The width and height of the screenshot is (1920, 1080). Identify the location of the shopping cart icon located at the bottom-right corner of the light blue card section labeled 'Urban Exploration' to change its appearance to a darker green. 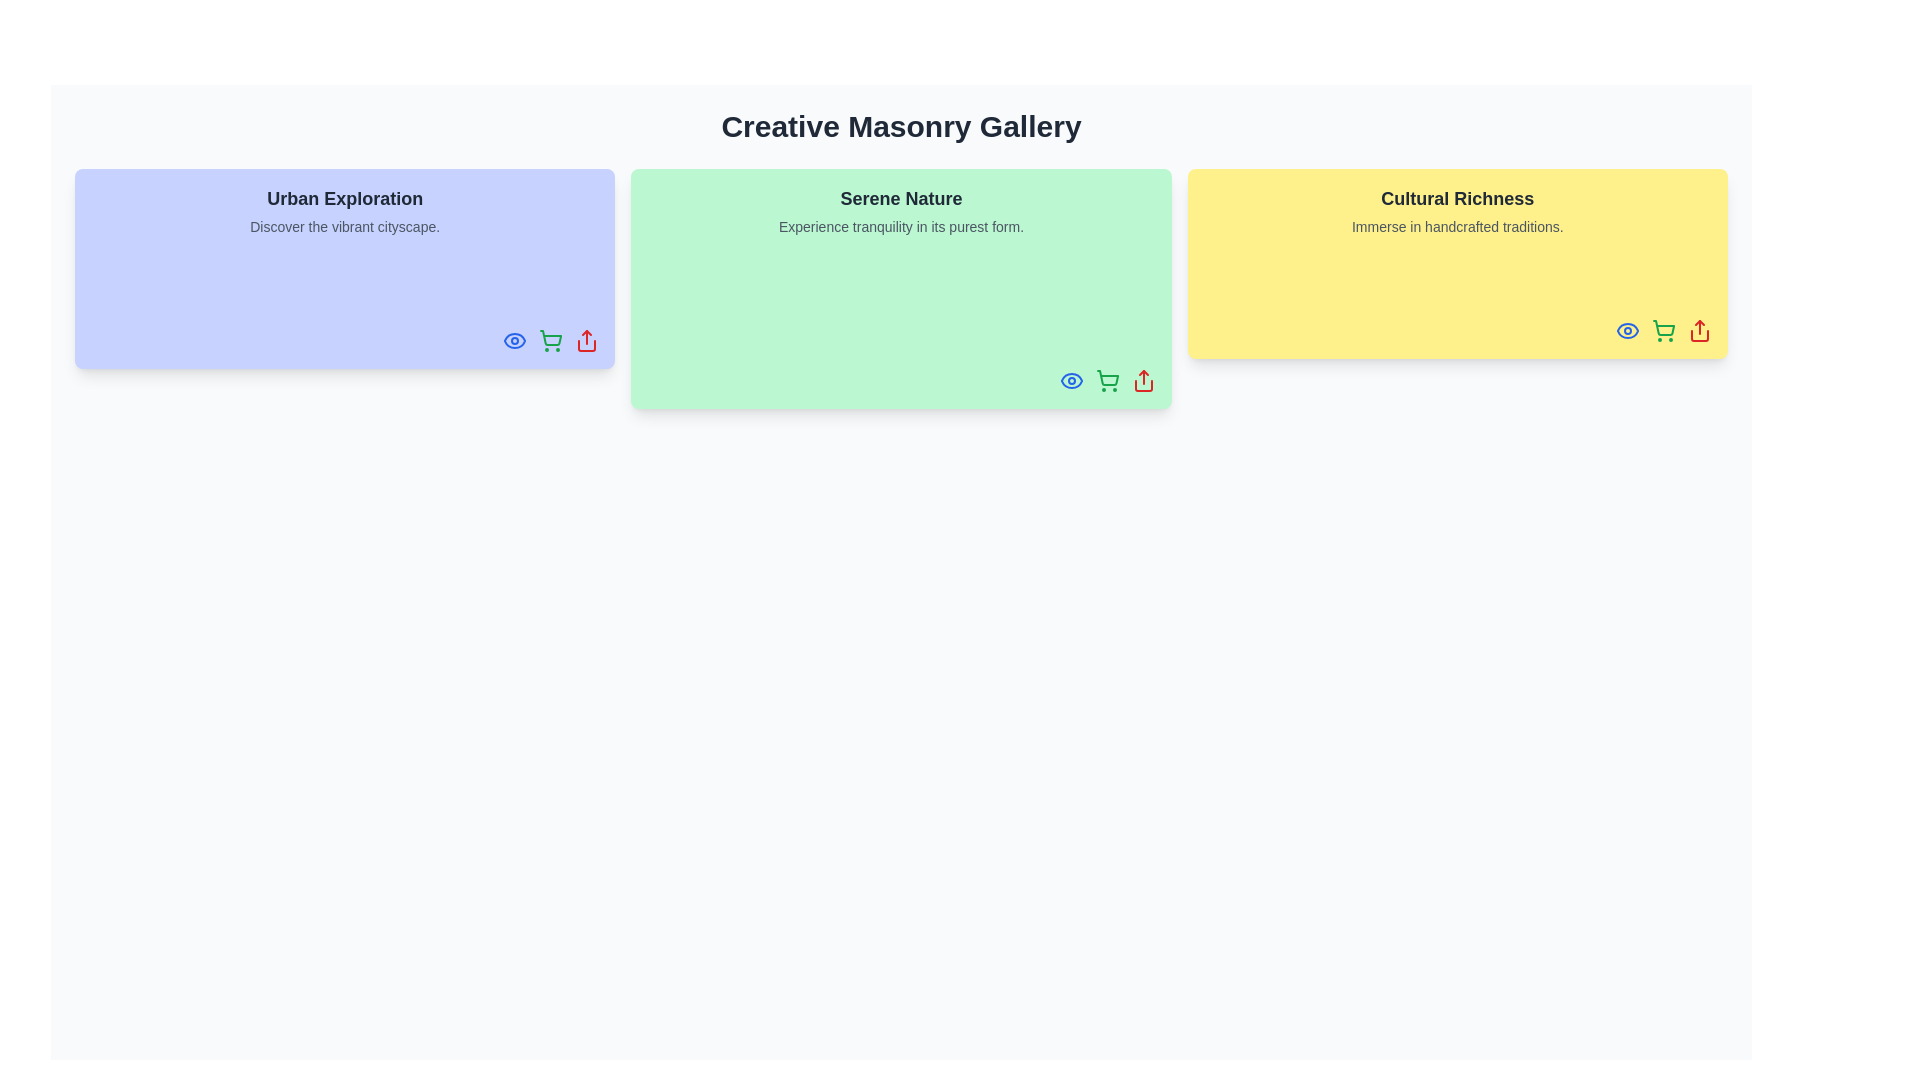
(551, 339).